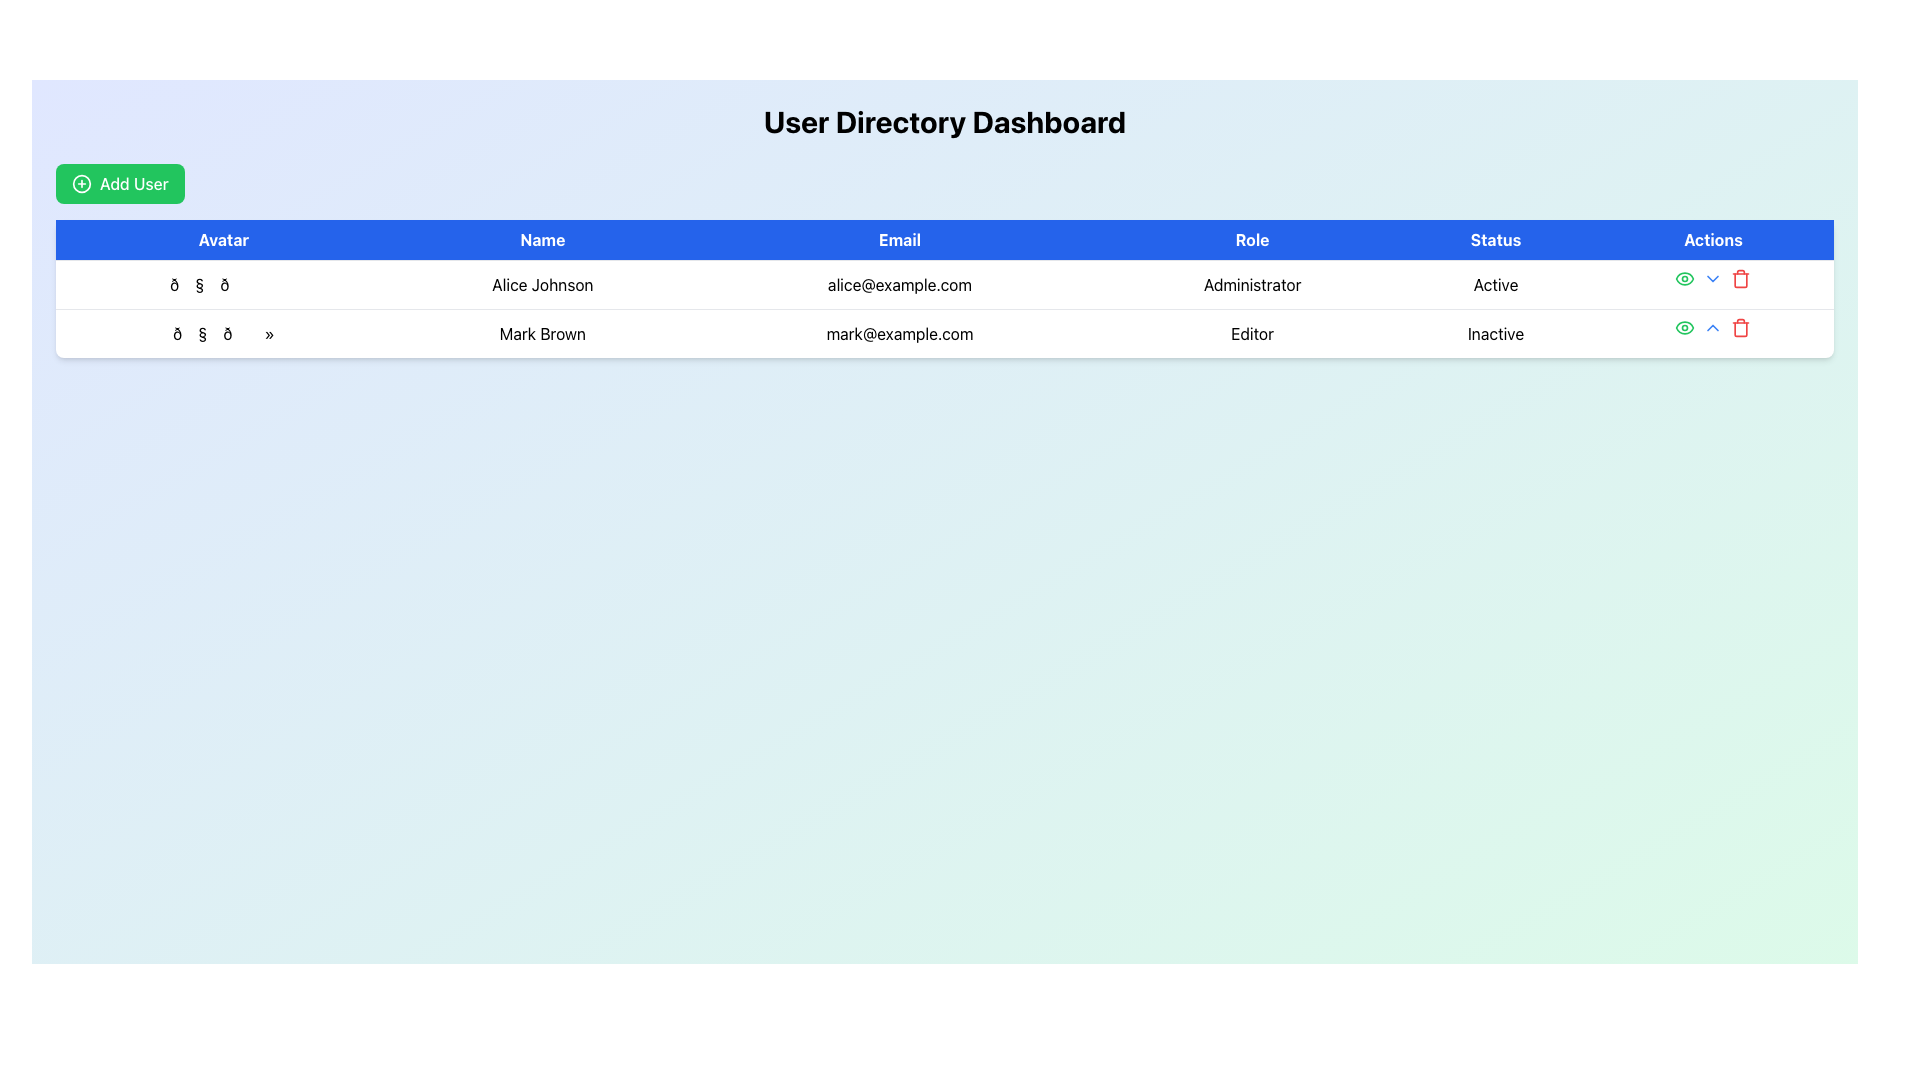  Describe the element at coordinates (542, 239) in the screenshot. I see `the blue header cell labeled 'Name' in the table, which is the second cell in the header row between 'Avatar' and 'Email'` at that location.